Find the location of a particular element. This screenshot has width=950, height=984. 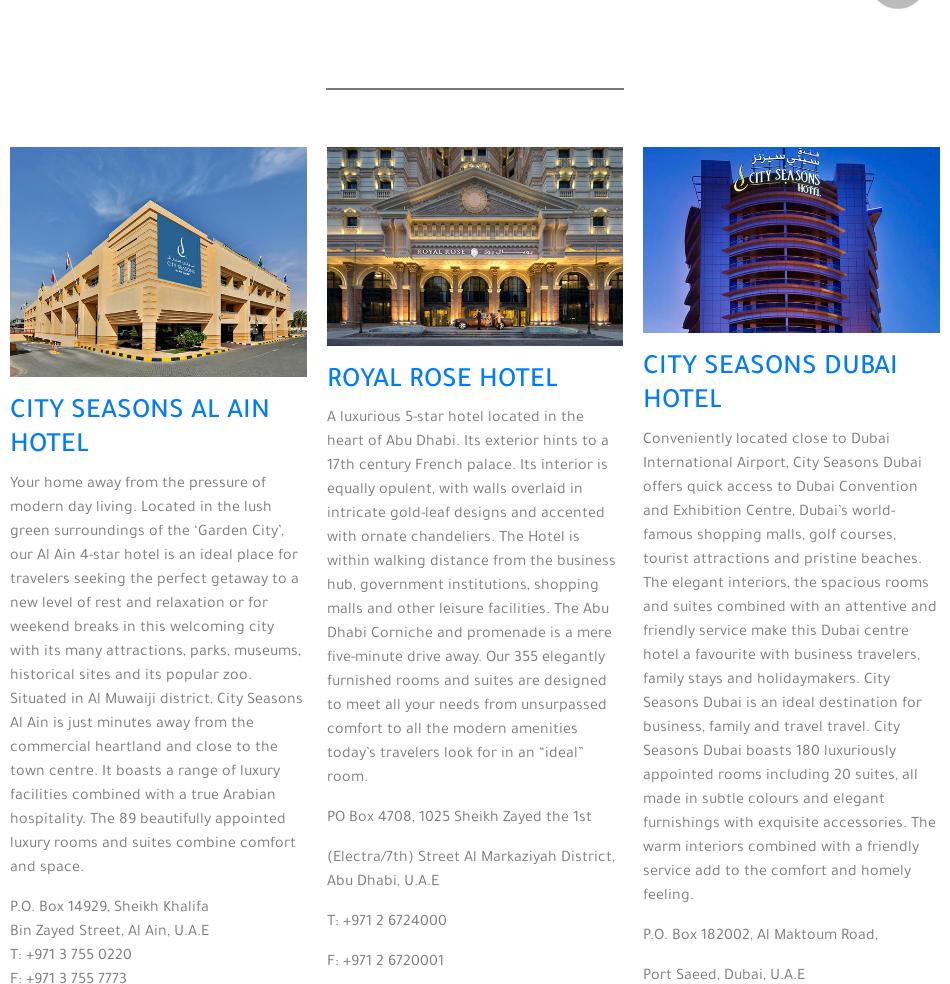

'P.O. Box 14929, Sheikh Khalifa' is located at coordinates (109, 908).